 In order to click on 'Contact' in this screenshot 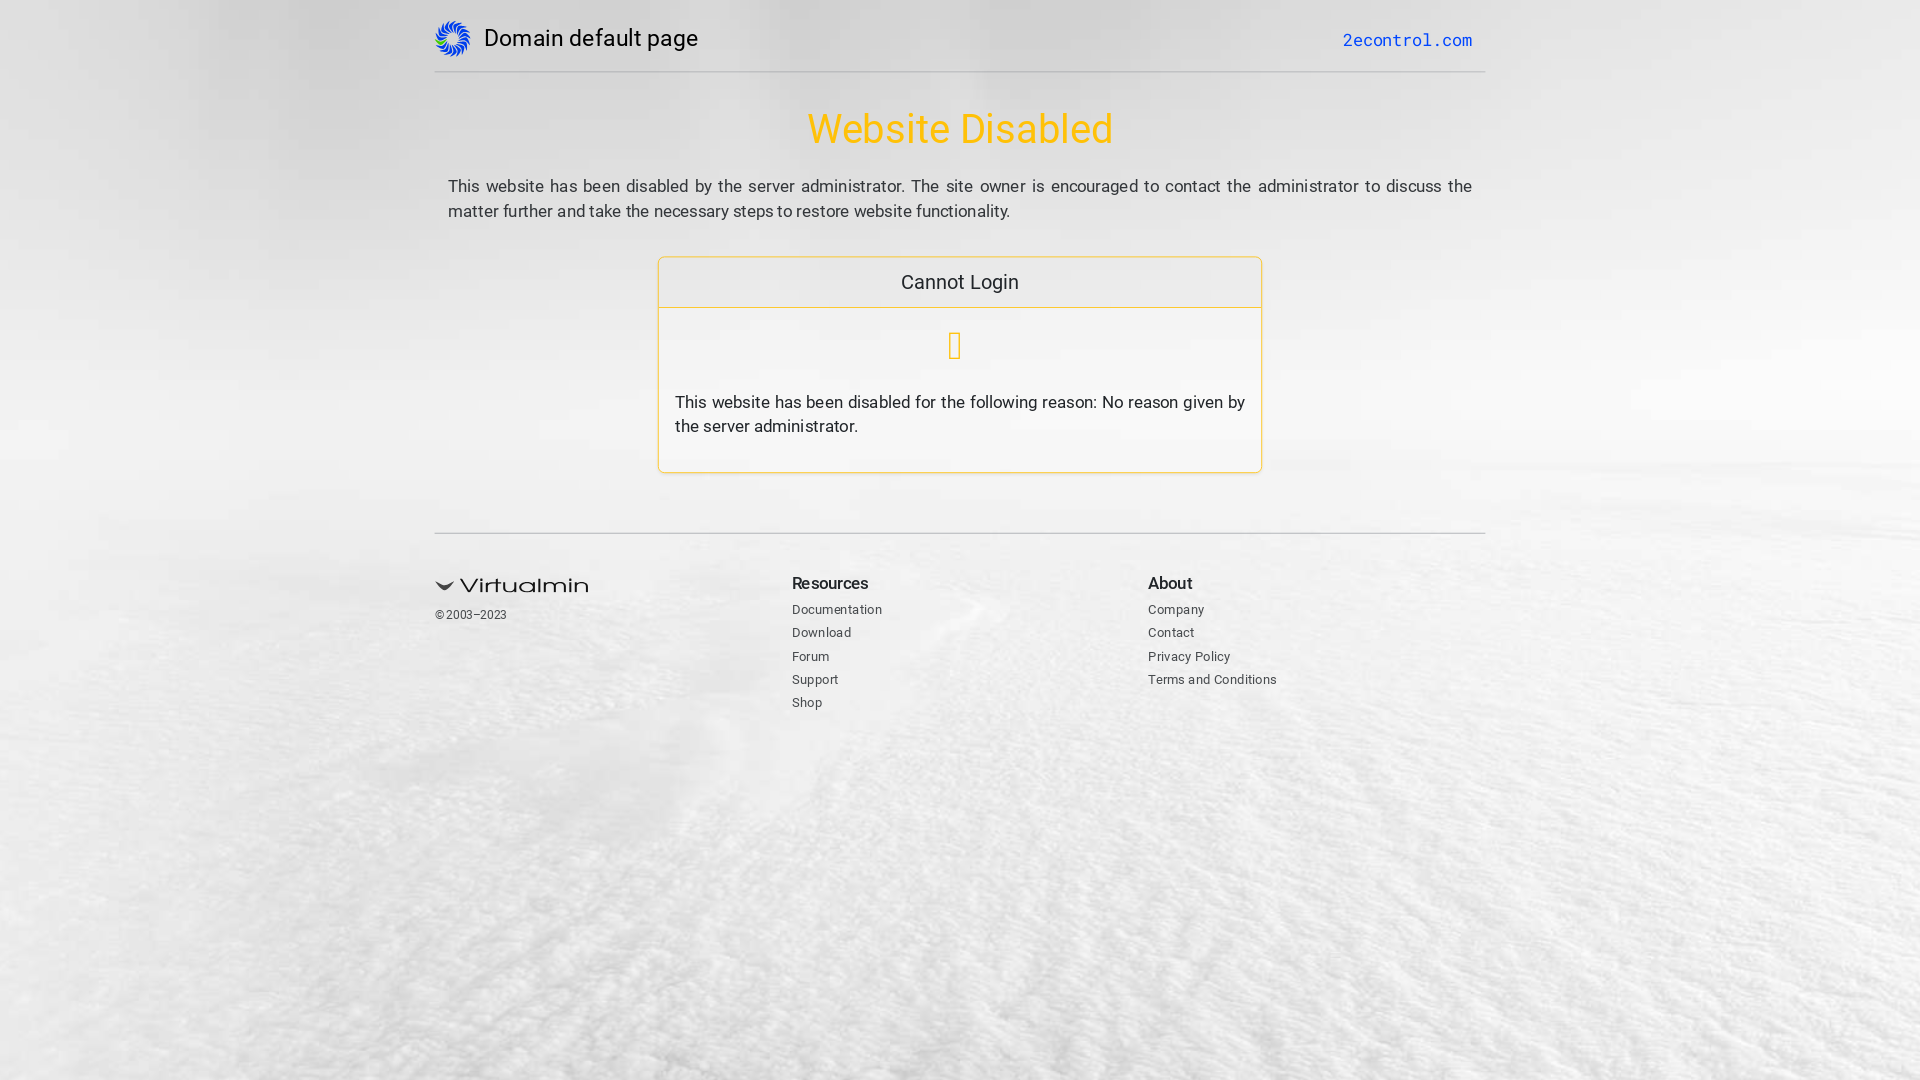, I will do `click(1175, 634)`.